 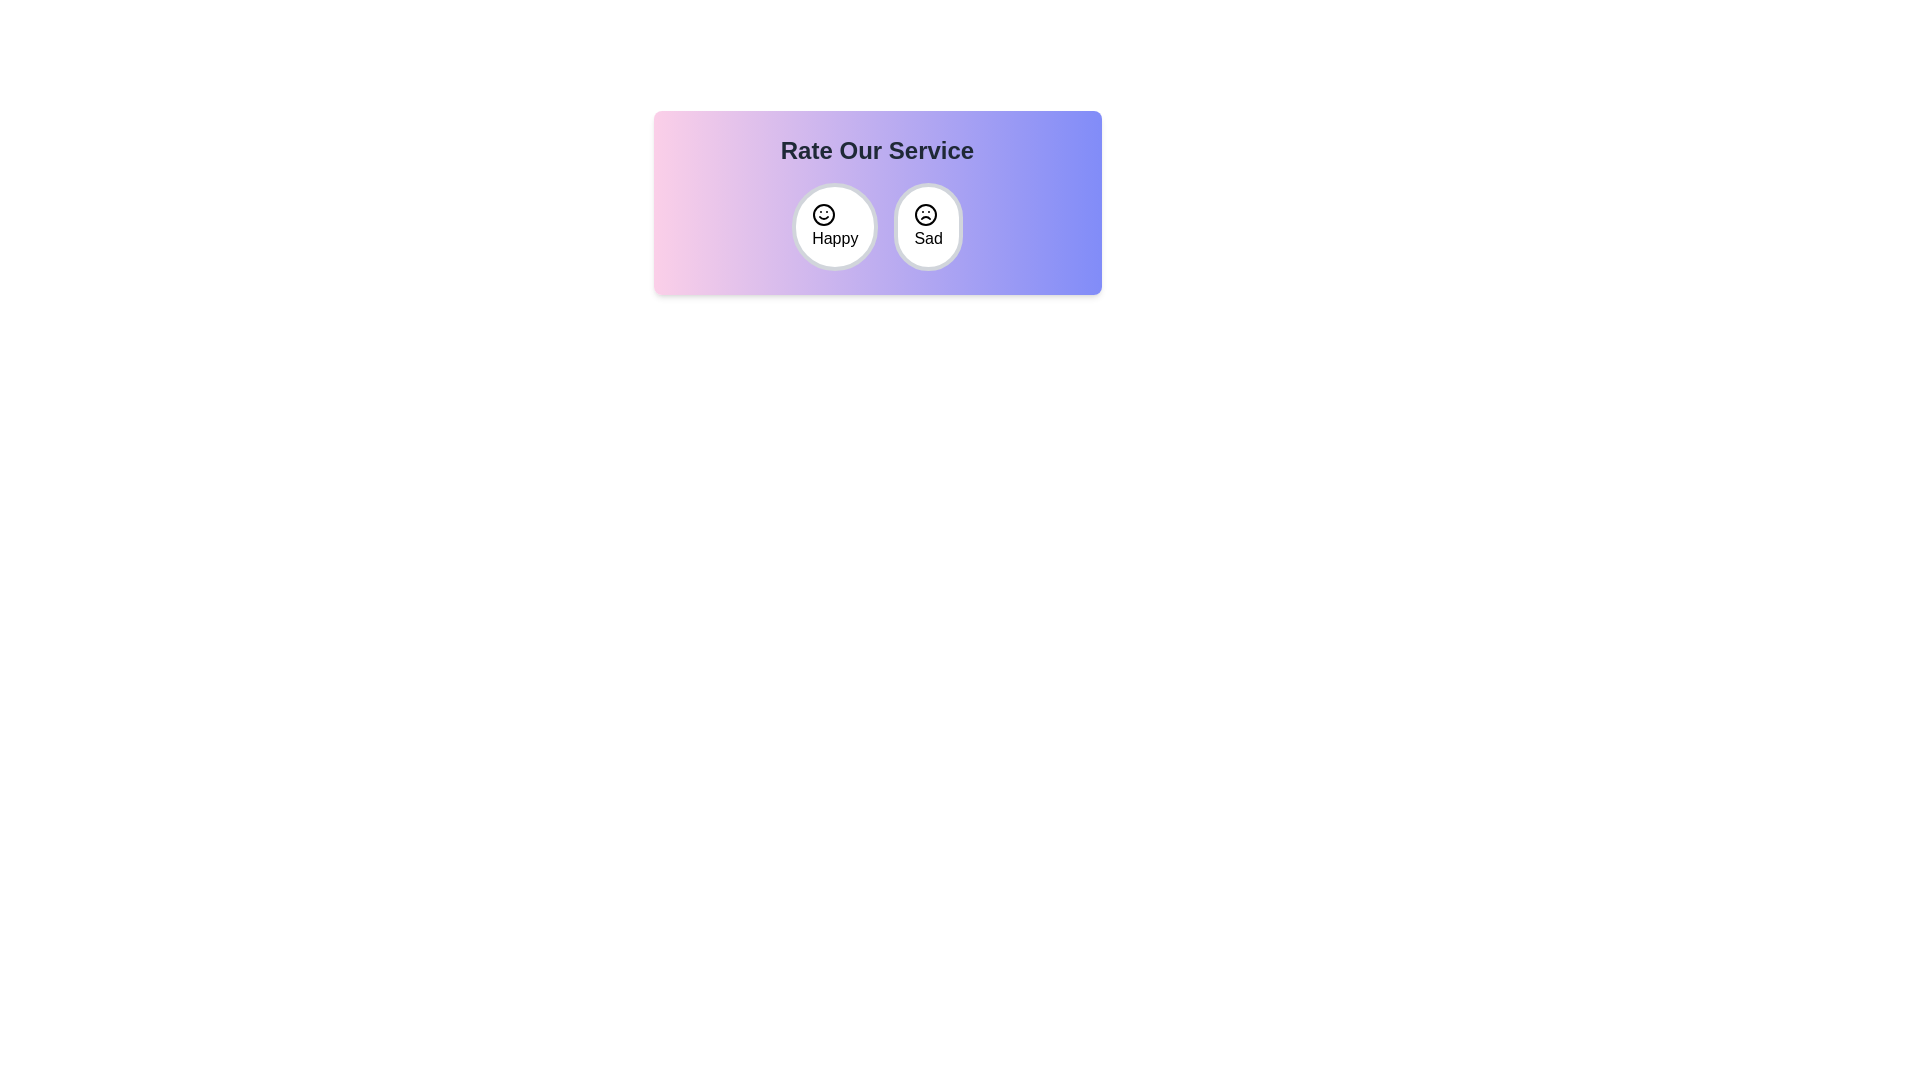 What do you see at coordinates (835, 226) in the screenshot?
I see `the emoji Happy to observe the hover effect` at bounding box center [835, 226].